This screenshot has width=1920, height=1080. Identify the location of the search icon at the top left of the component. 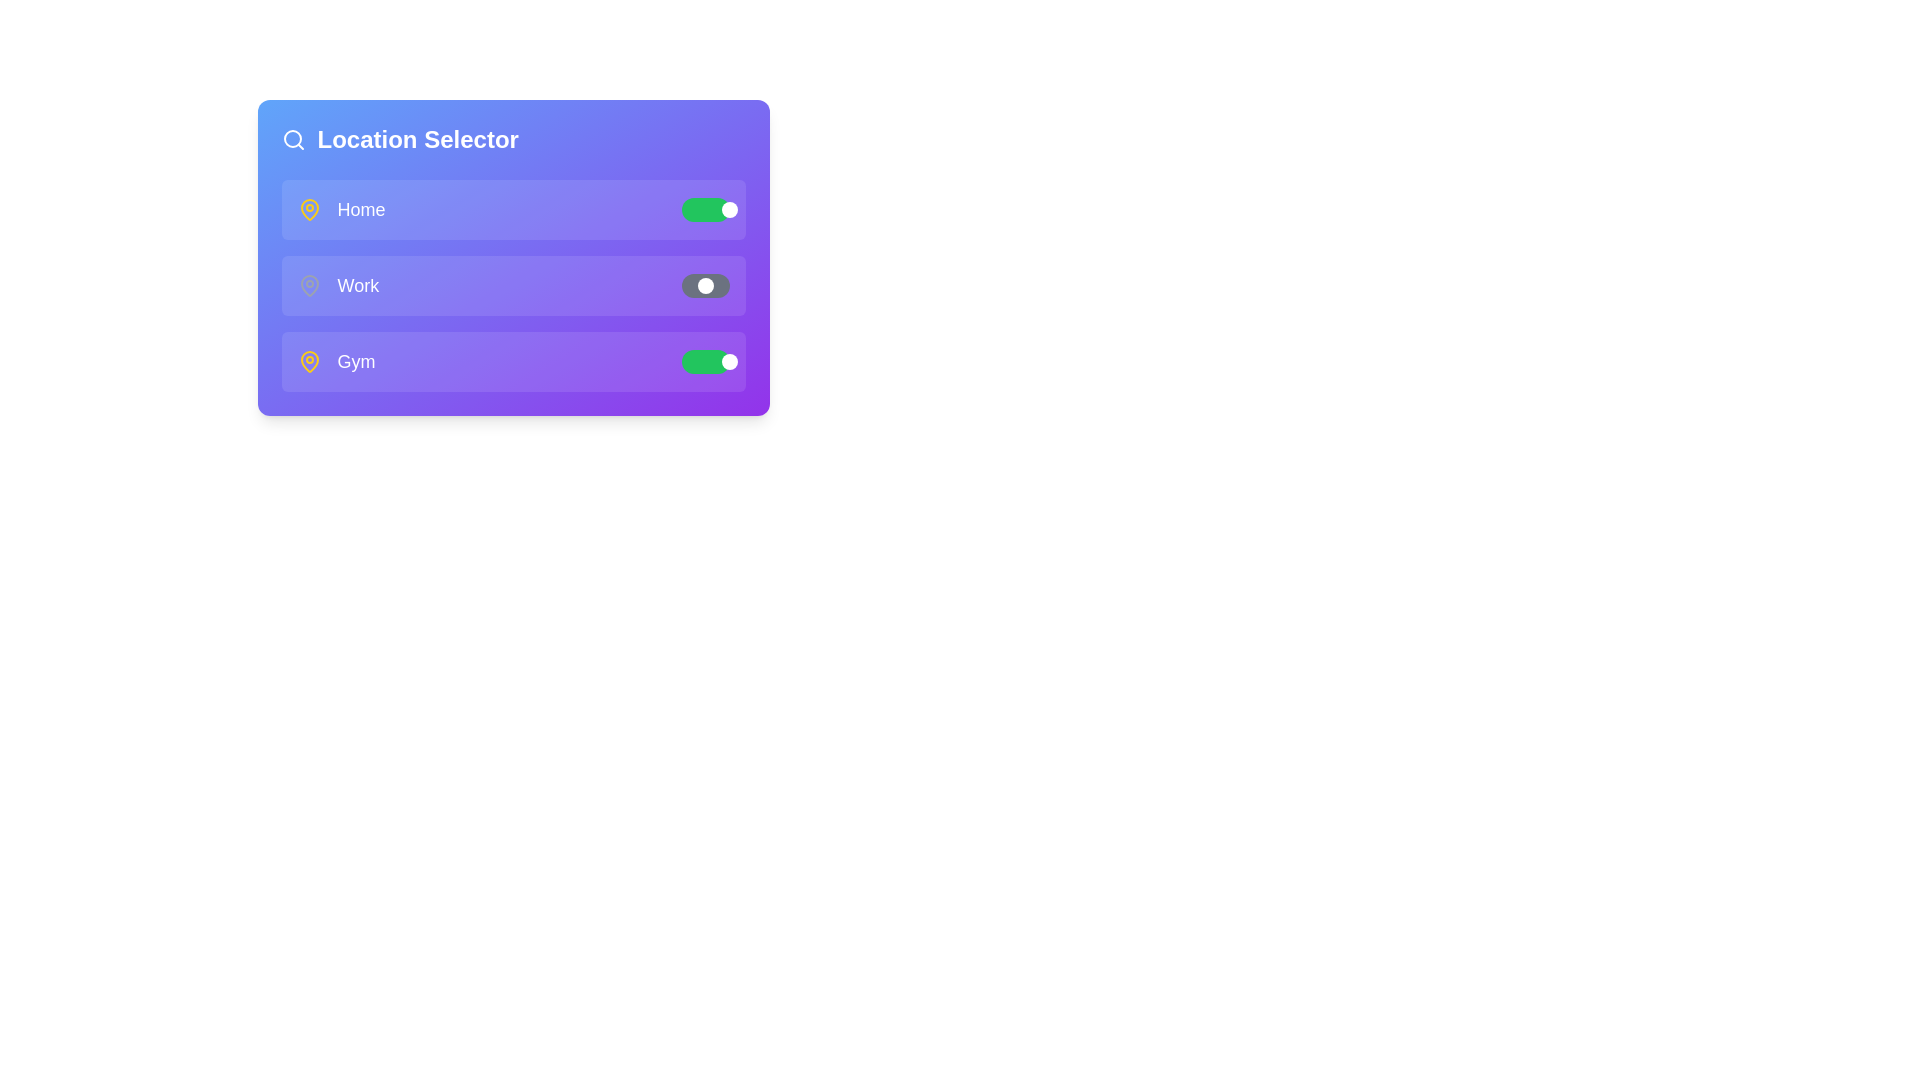
(292, 138).